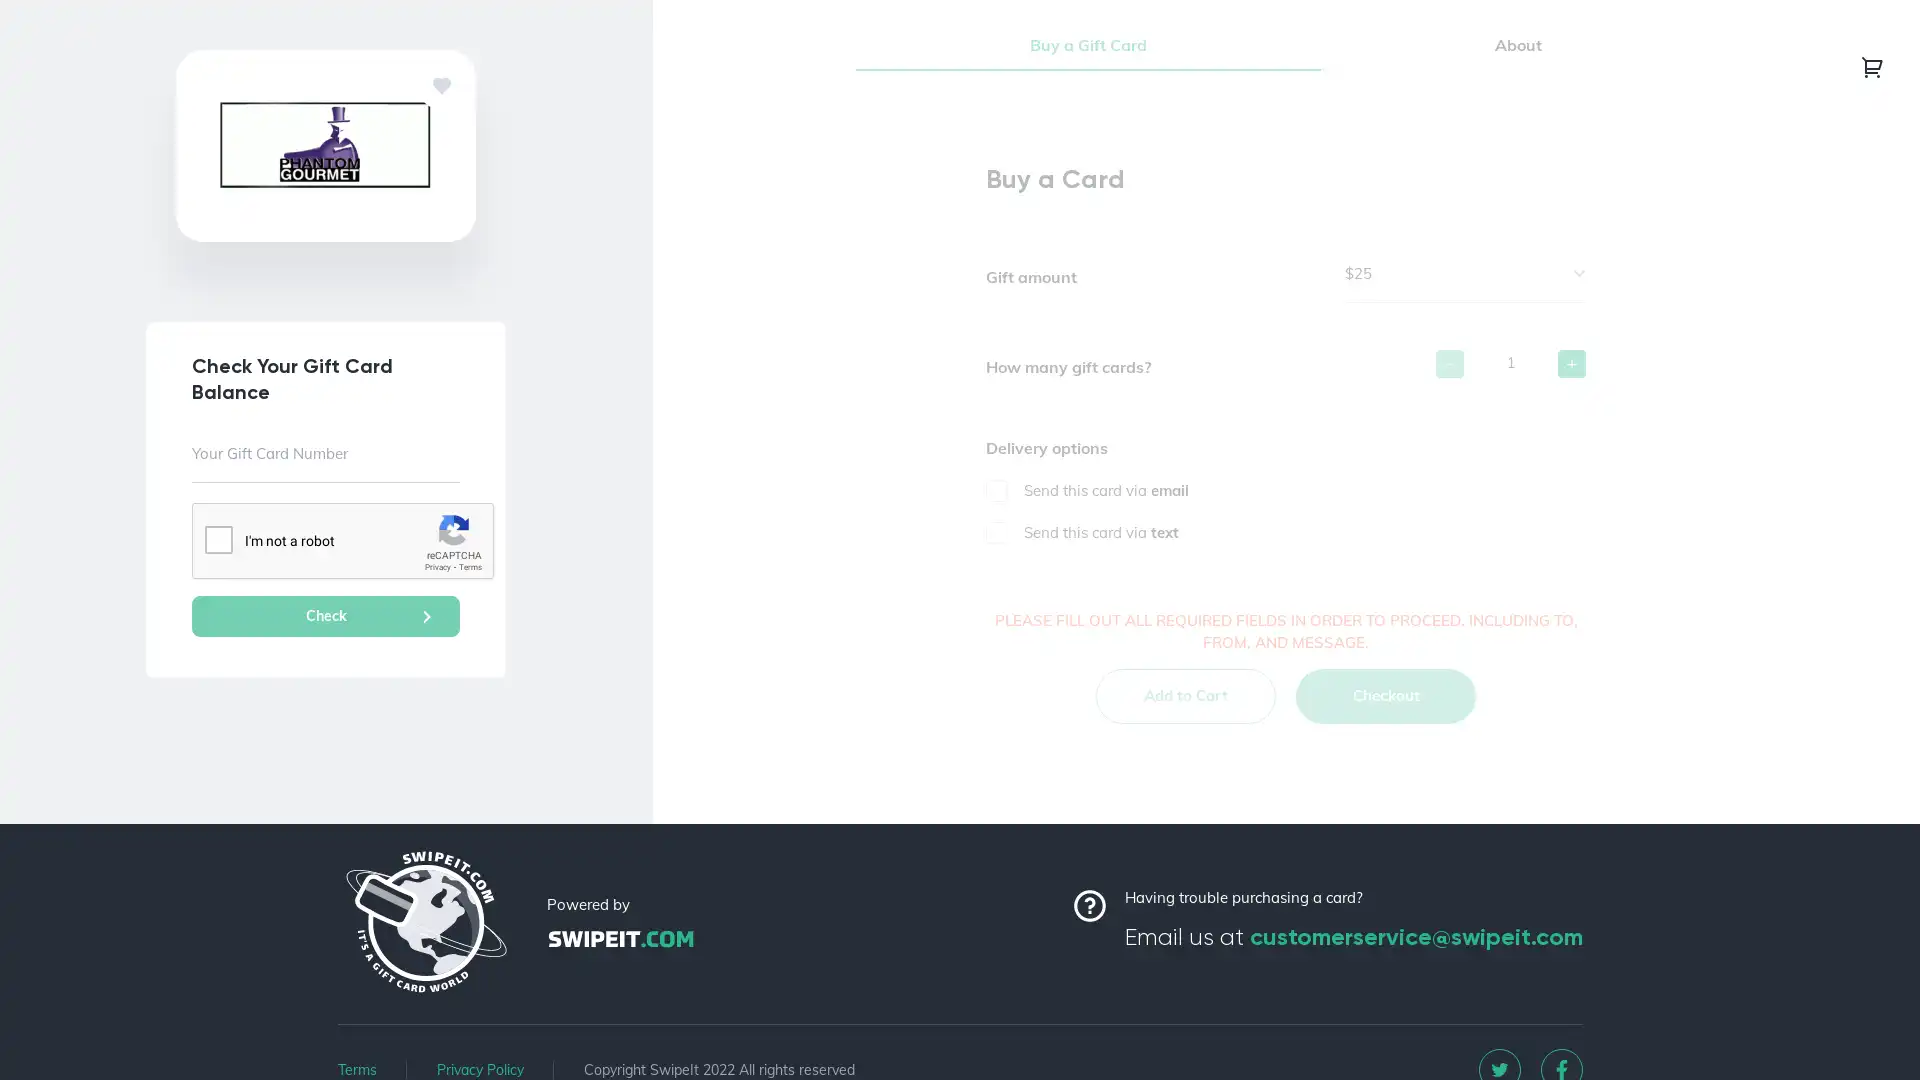 This screenshot has height=1080, width=1920. Describe the element at coordinates (1185, 715) in the screenshot. I see `Add to Cart` at that location.